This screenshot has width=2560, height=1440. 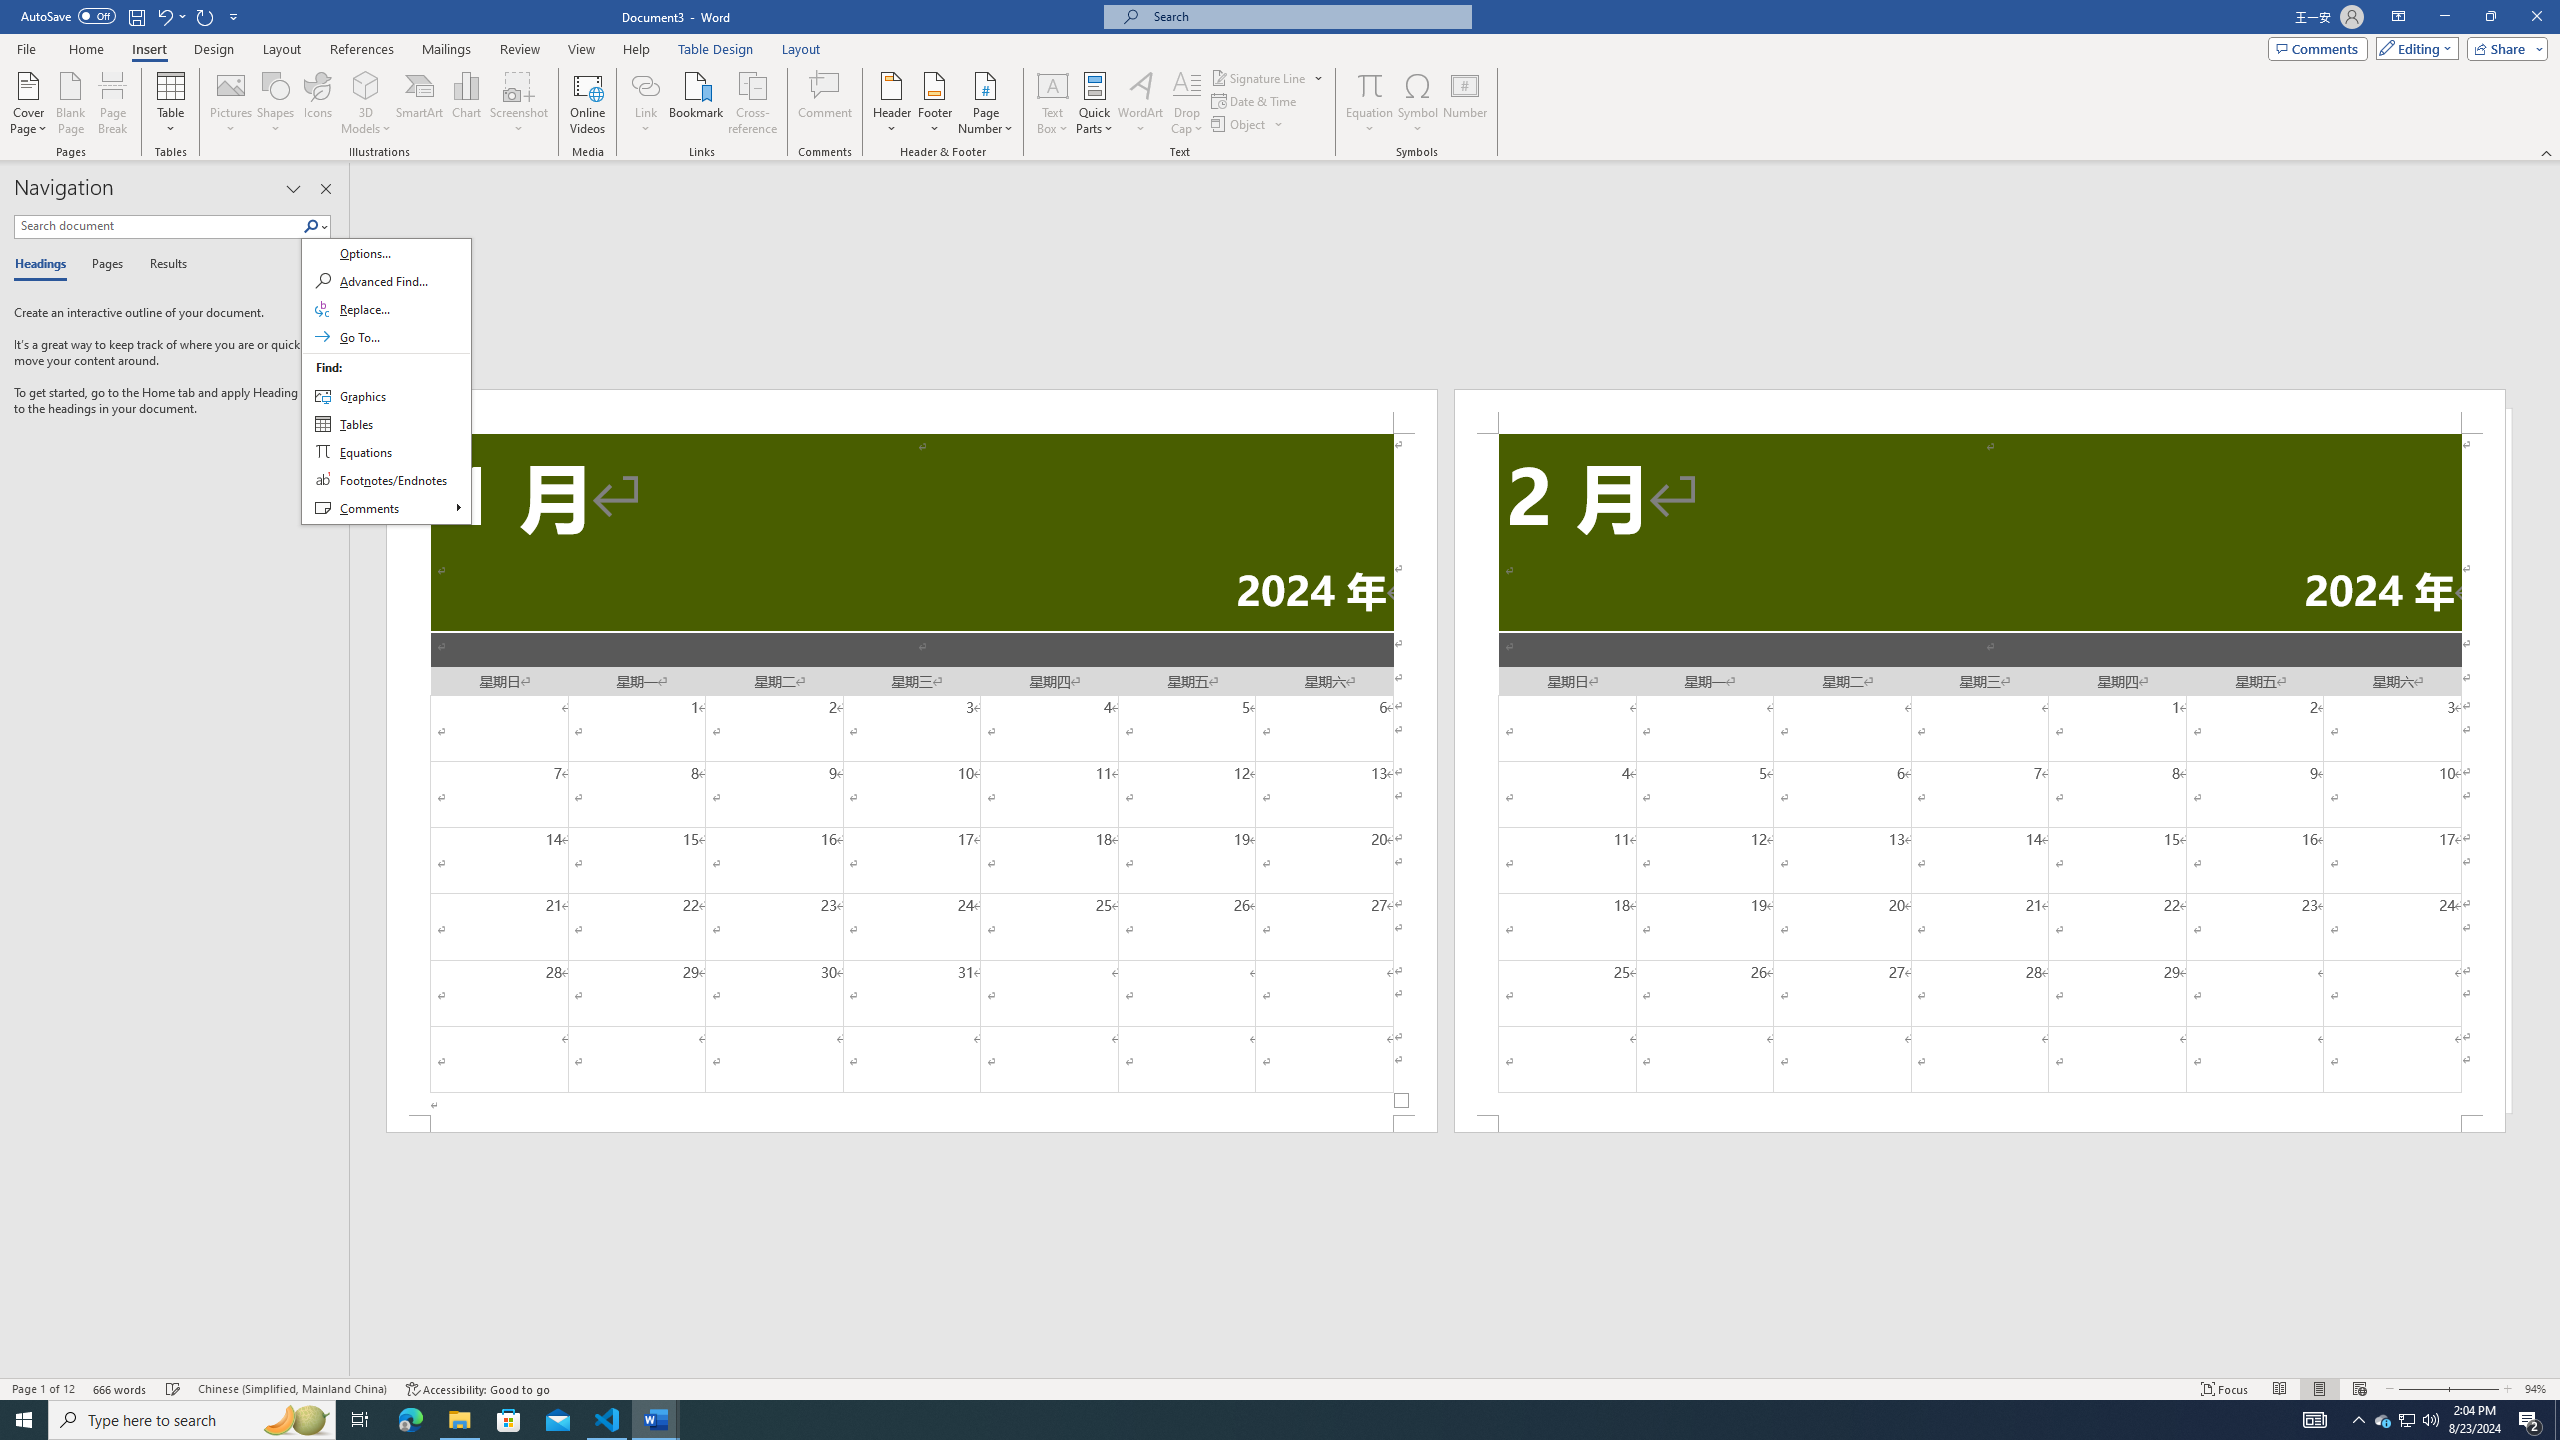 What do you see at coordinates (645, 84) in the screenshot?
I see `'Link'` at bounding box center [645, 84].